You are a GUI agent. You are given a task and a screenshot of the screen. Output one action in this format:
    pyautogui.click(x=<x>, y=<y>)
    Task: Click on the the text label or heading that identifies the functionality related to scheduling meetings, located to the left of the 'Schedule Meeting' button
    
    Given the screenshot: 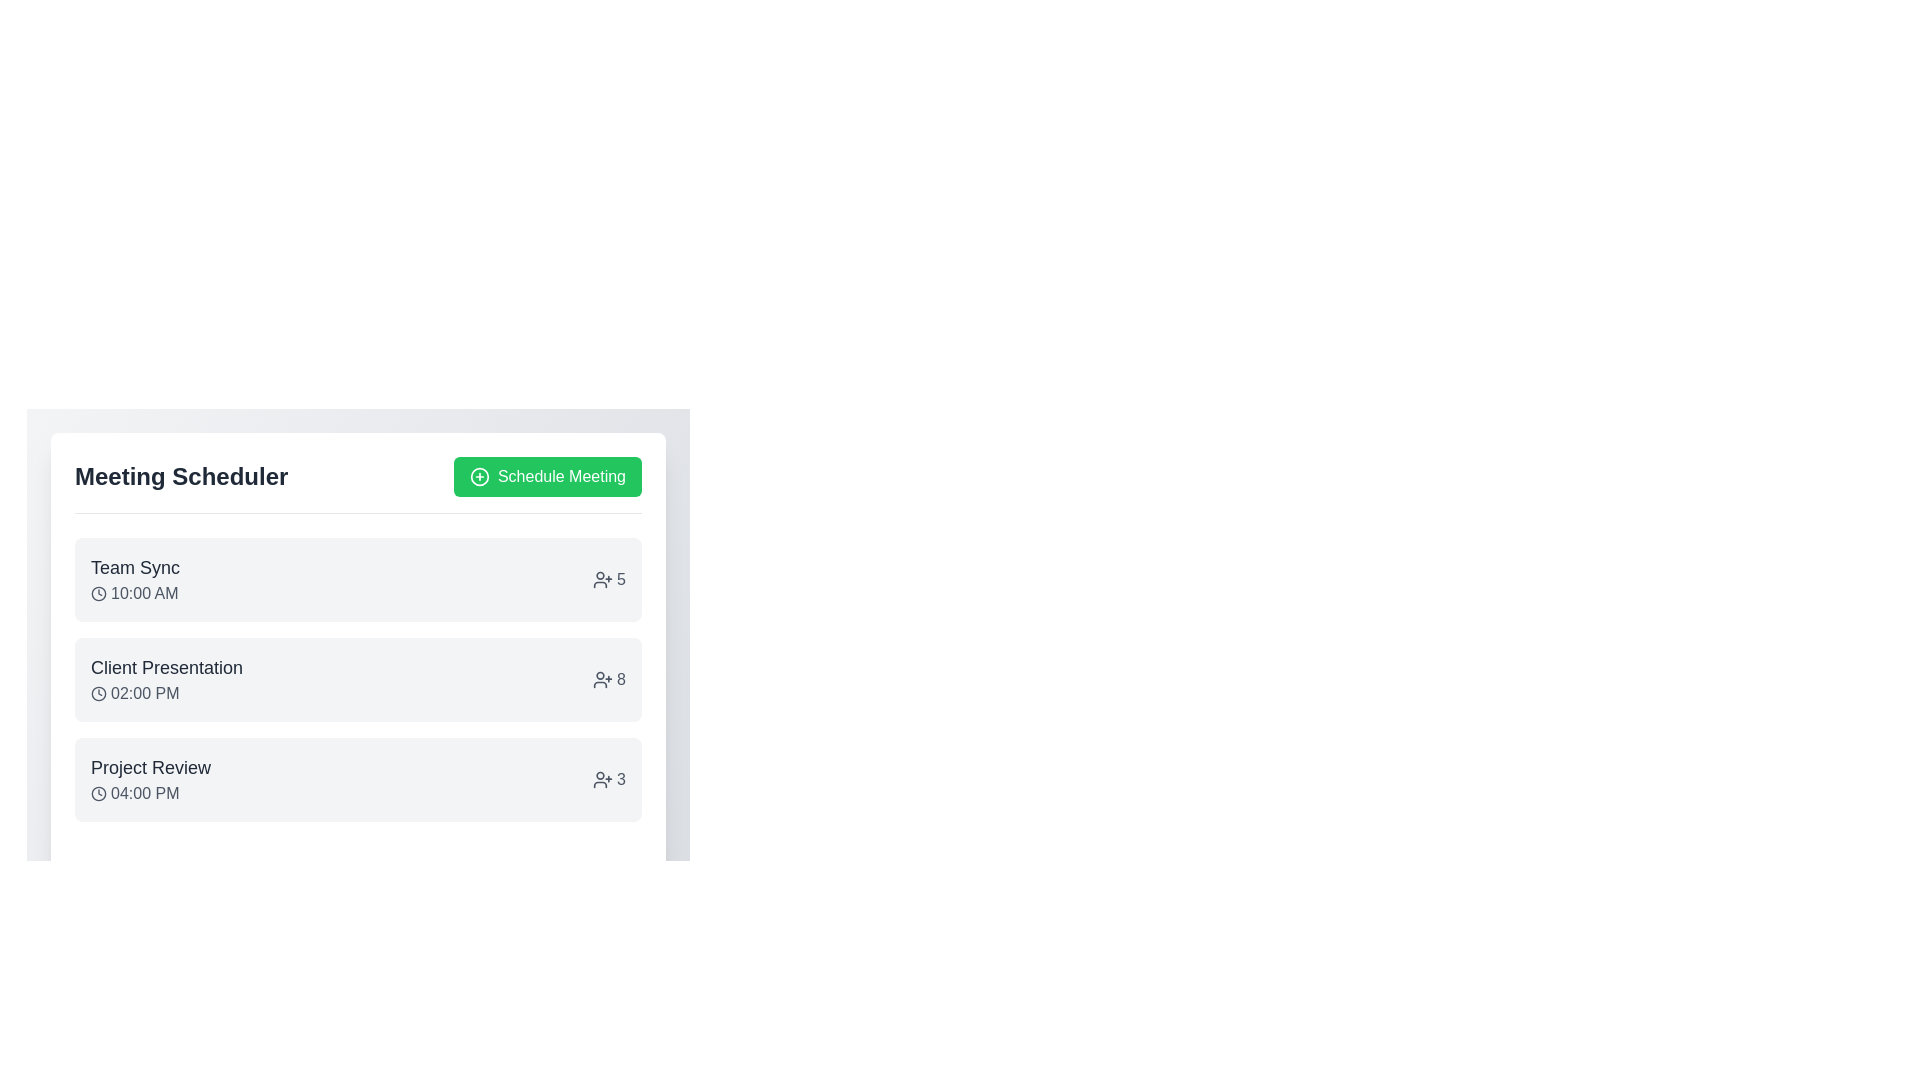 What is the action you would take?
    pyautogui.click(x=181, y=477)
    